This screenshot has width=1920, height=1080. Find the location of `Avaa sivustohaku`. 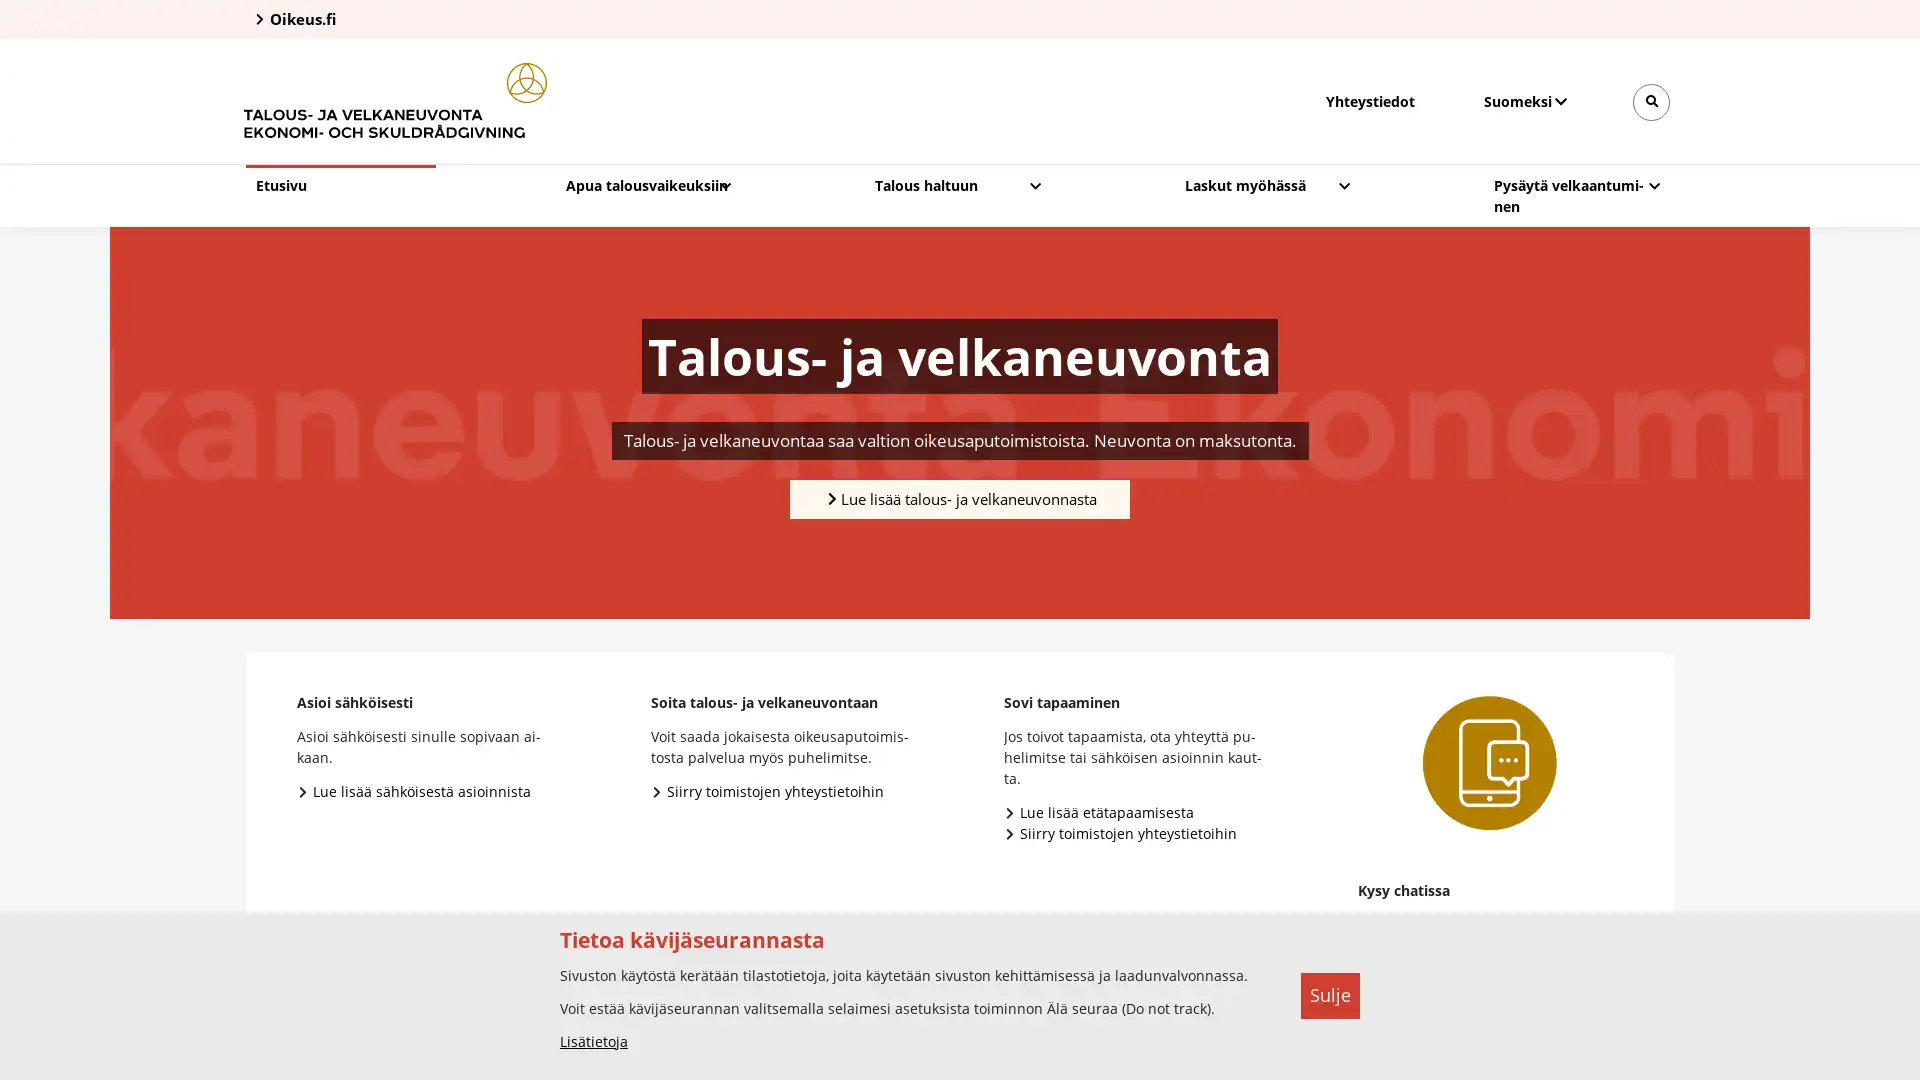

Avaa sivustohaku is located at coordinates (1651, 102).